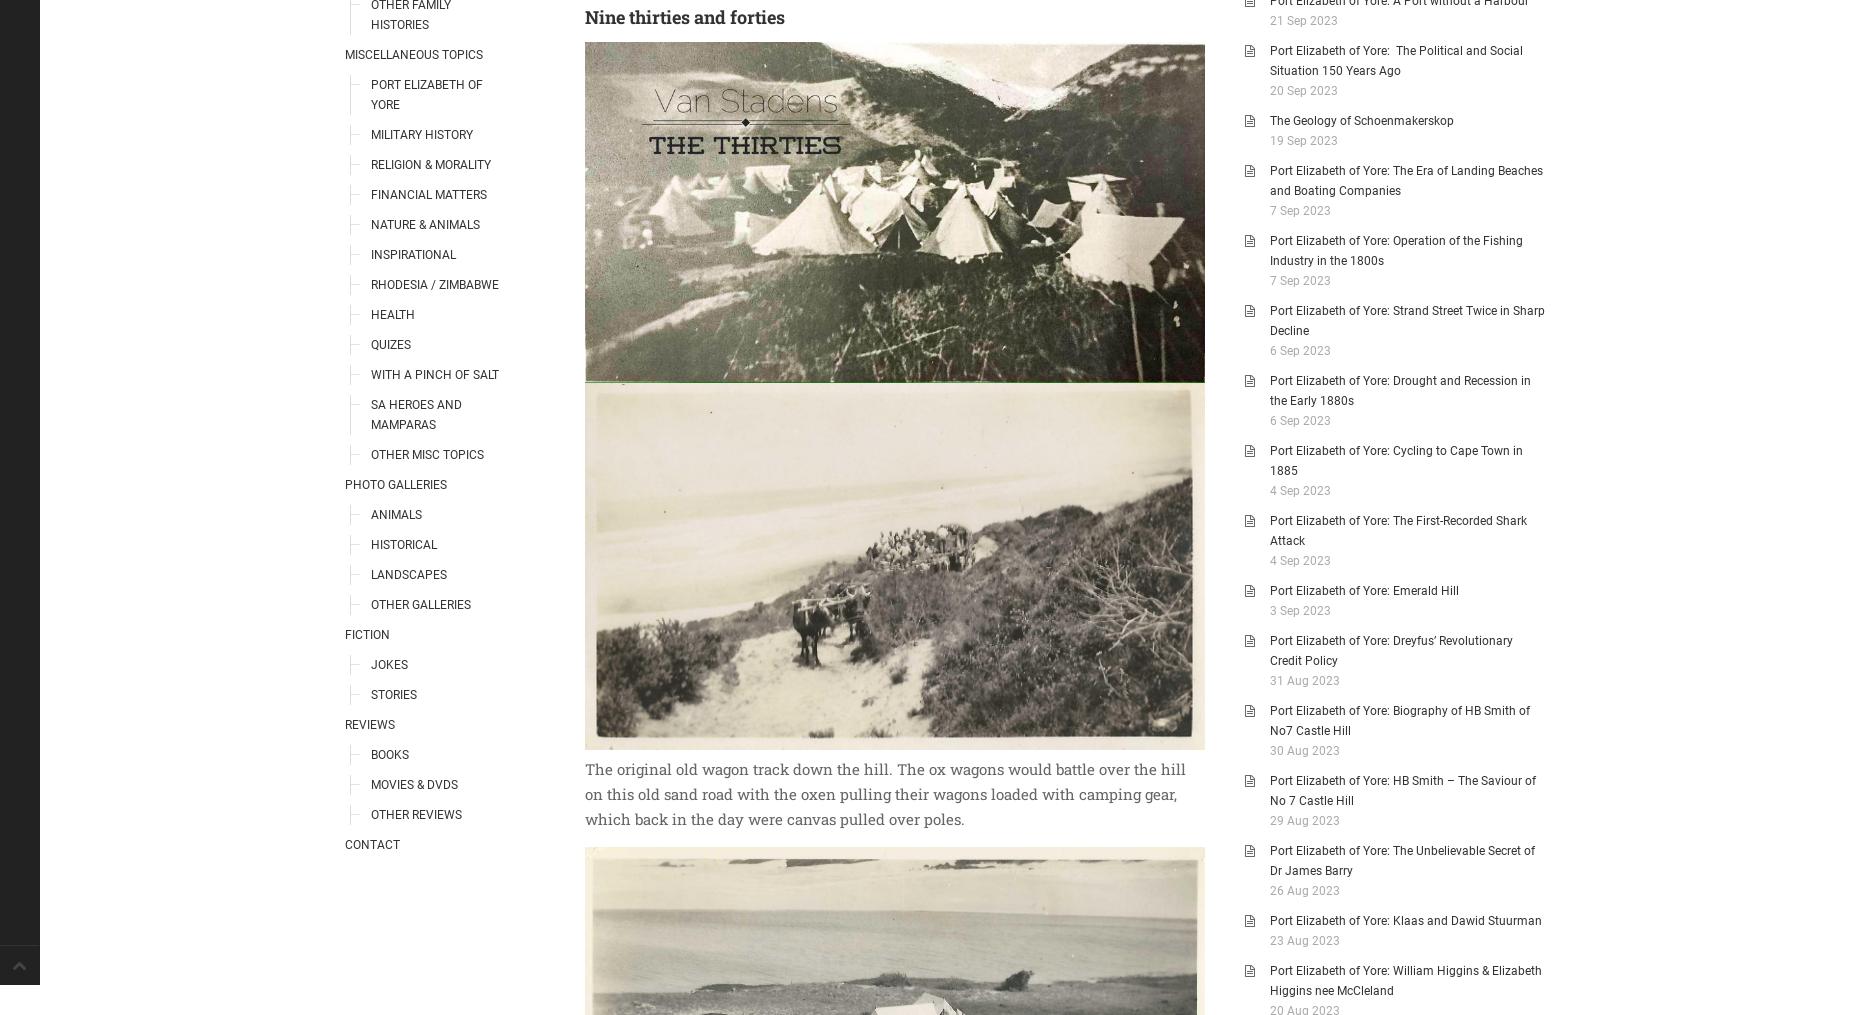  What do you see at coordinates (369, 133) in the screenshot?
I see `'Military History'` at bounding box center [369, 133].